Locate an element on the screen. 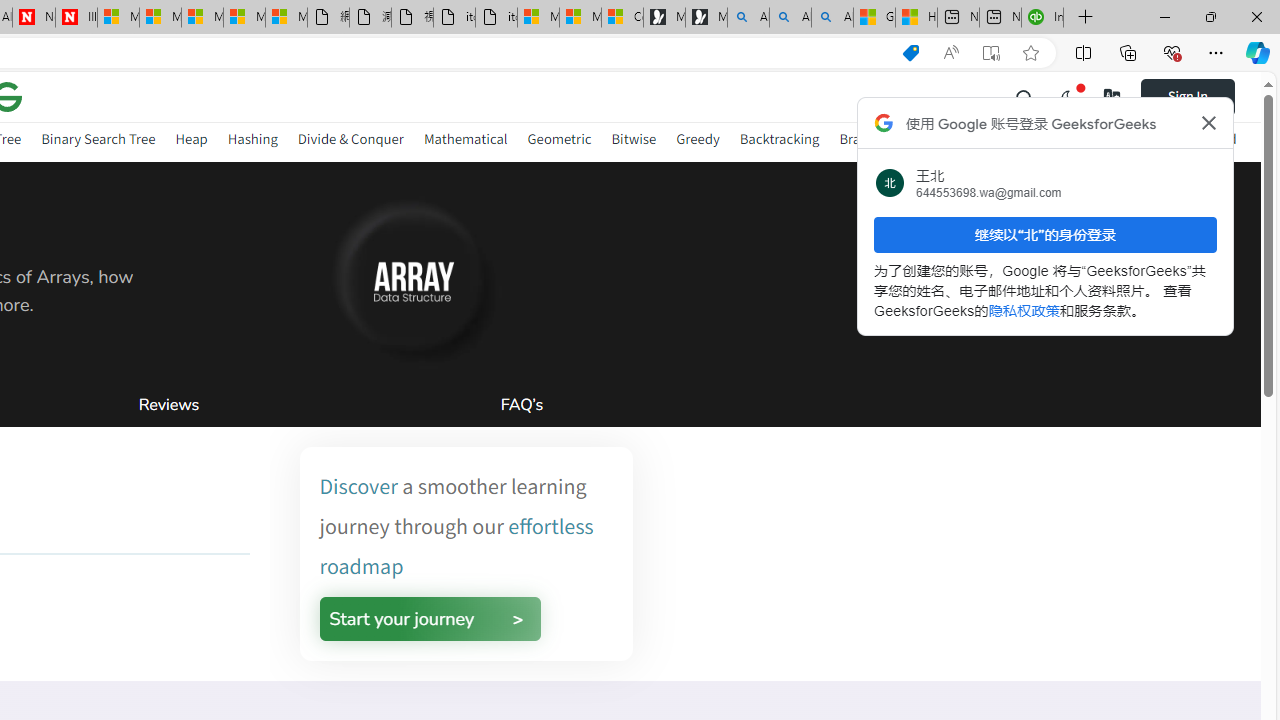 This screenshot has height=720, width=1280. 'This site has coupons! Shopping in Microsoft Edge' is located at coordinates (909, 52).